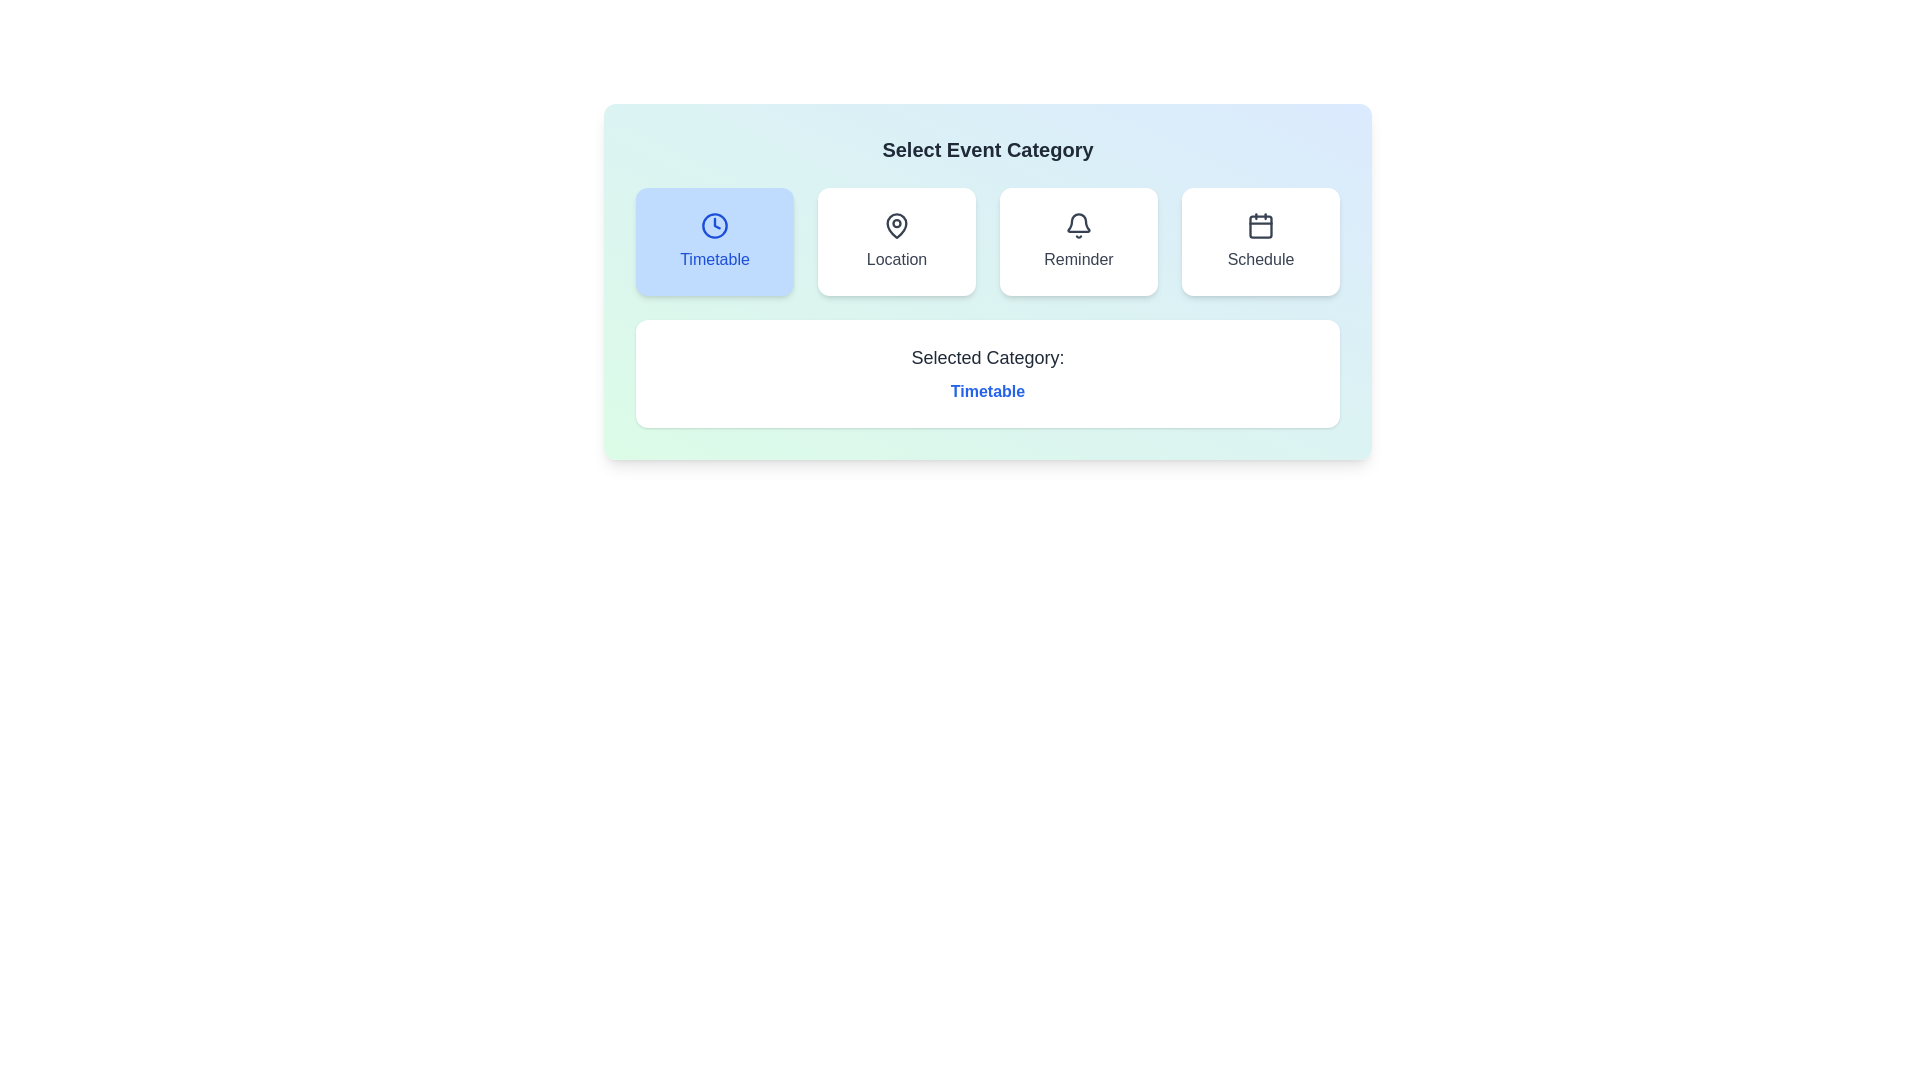 The image size is (1920, 1080). Describe the element at coordinates (896, 241) in the screenshot. I see `the button labeled Location to observe its hover effect` at that location.